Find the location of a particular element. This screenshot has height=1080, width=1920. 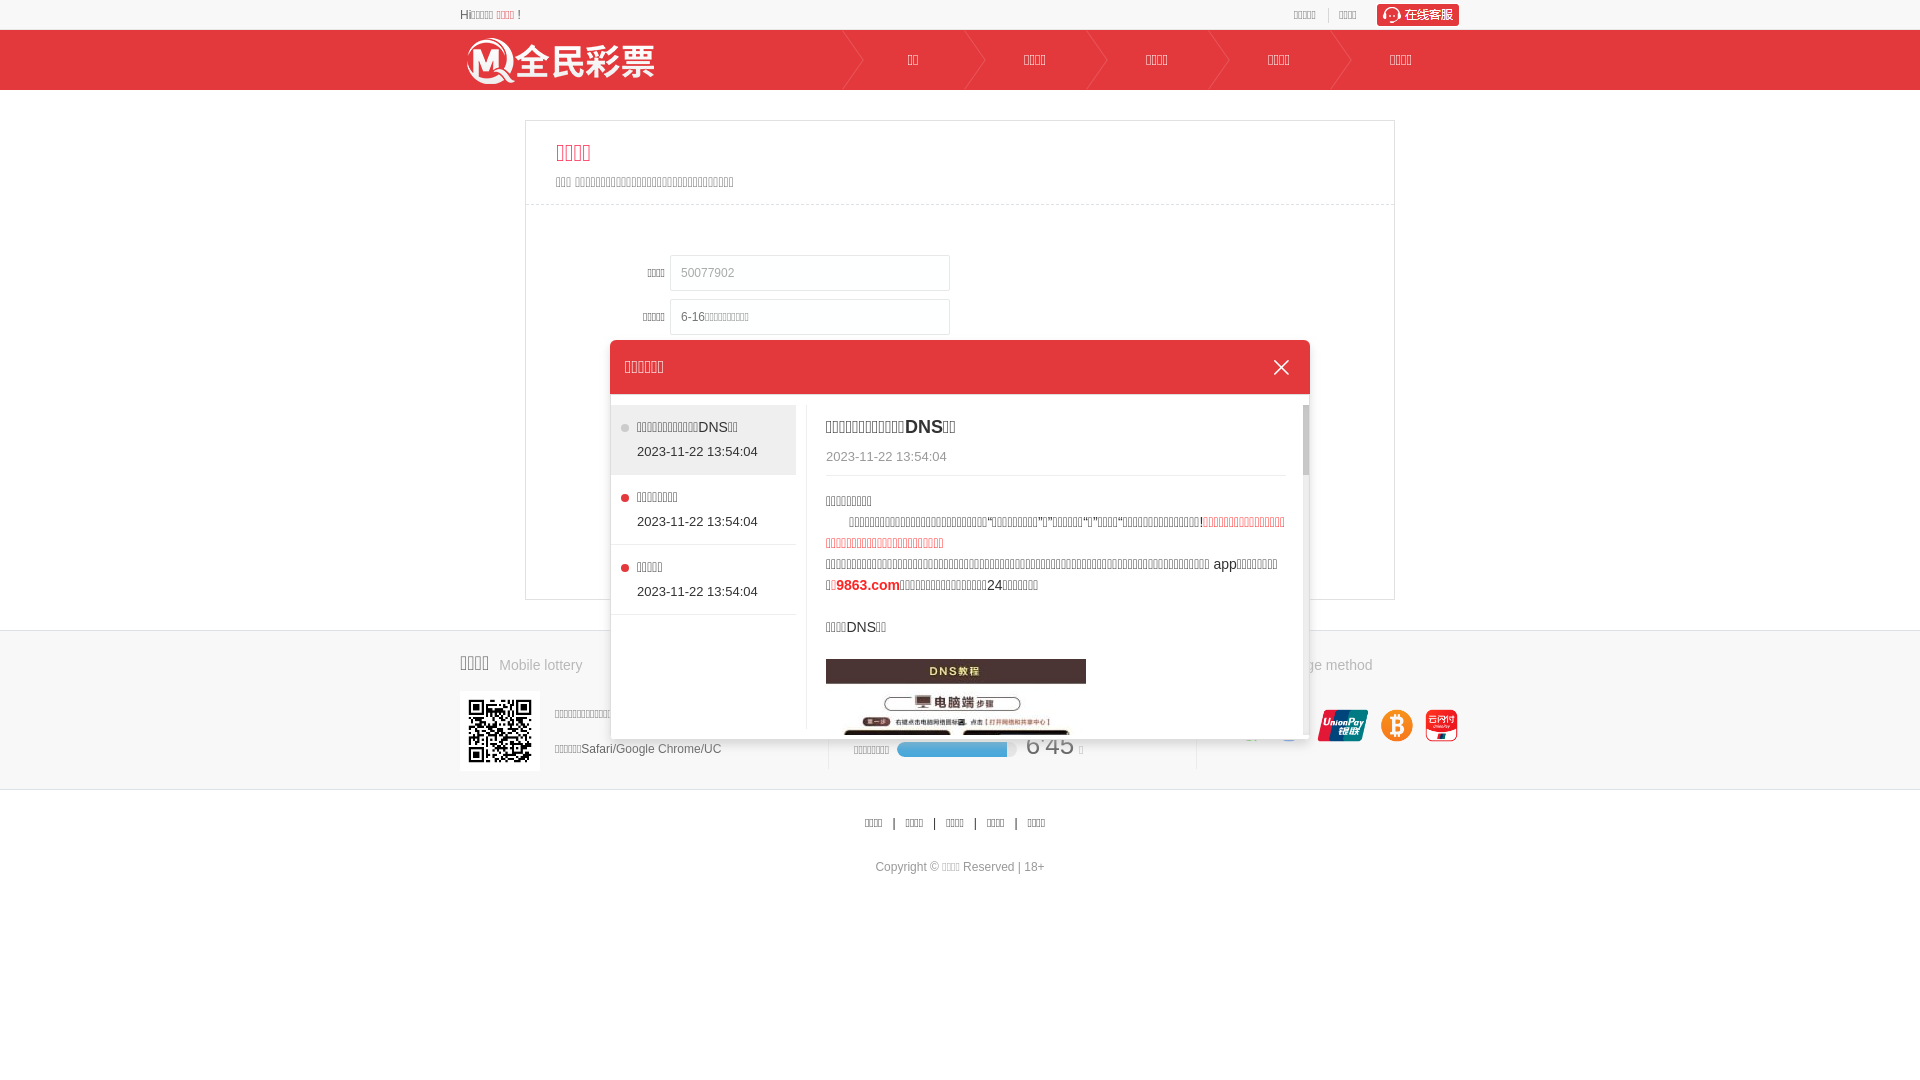

'|' is located at coordinates (975, 823).